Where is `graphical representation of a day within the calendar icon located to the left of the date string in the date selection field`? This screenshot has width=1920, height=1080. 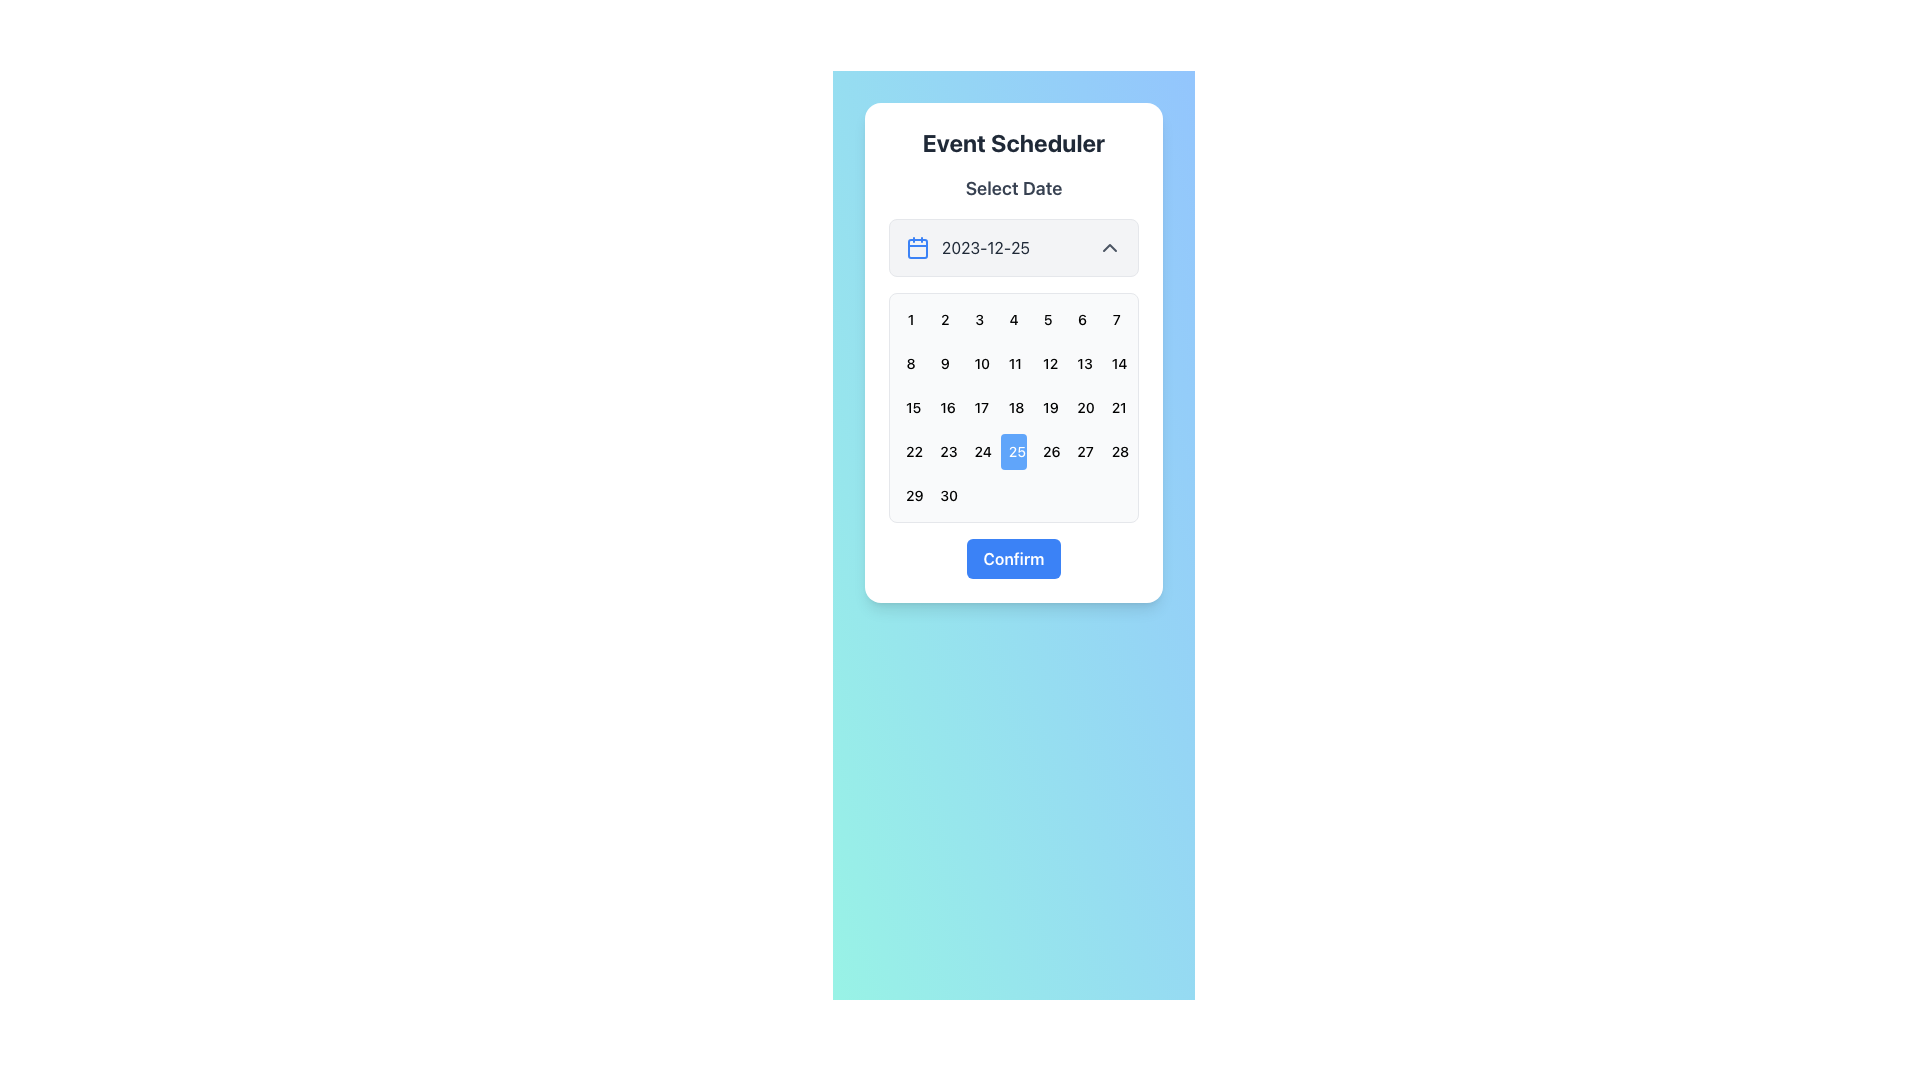
graphical representation of a day within the calendar icon located to the left of the date string in the date selection field is located at coordinates (916, 248).